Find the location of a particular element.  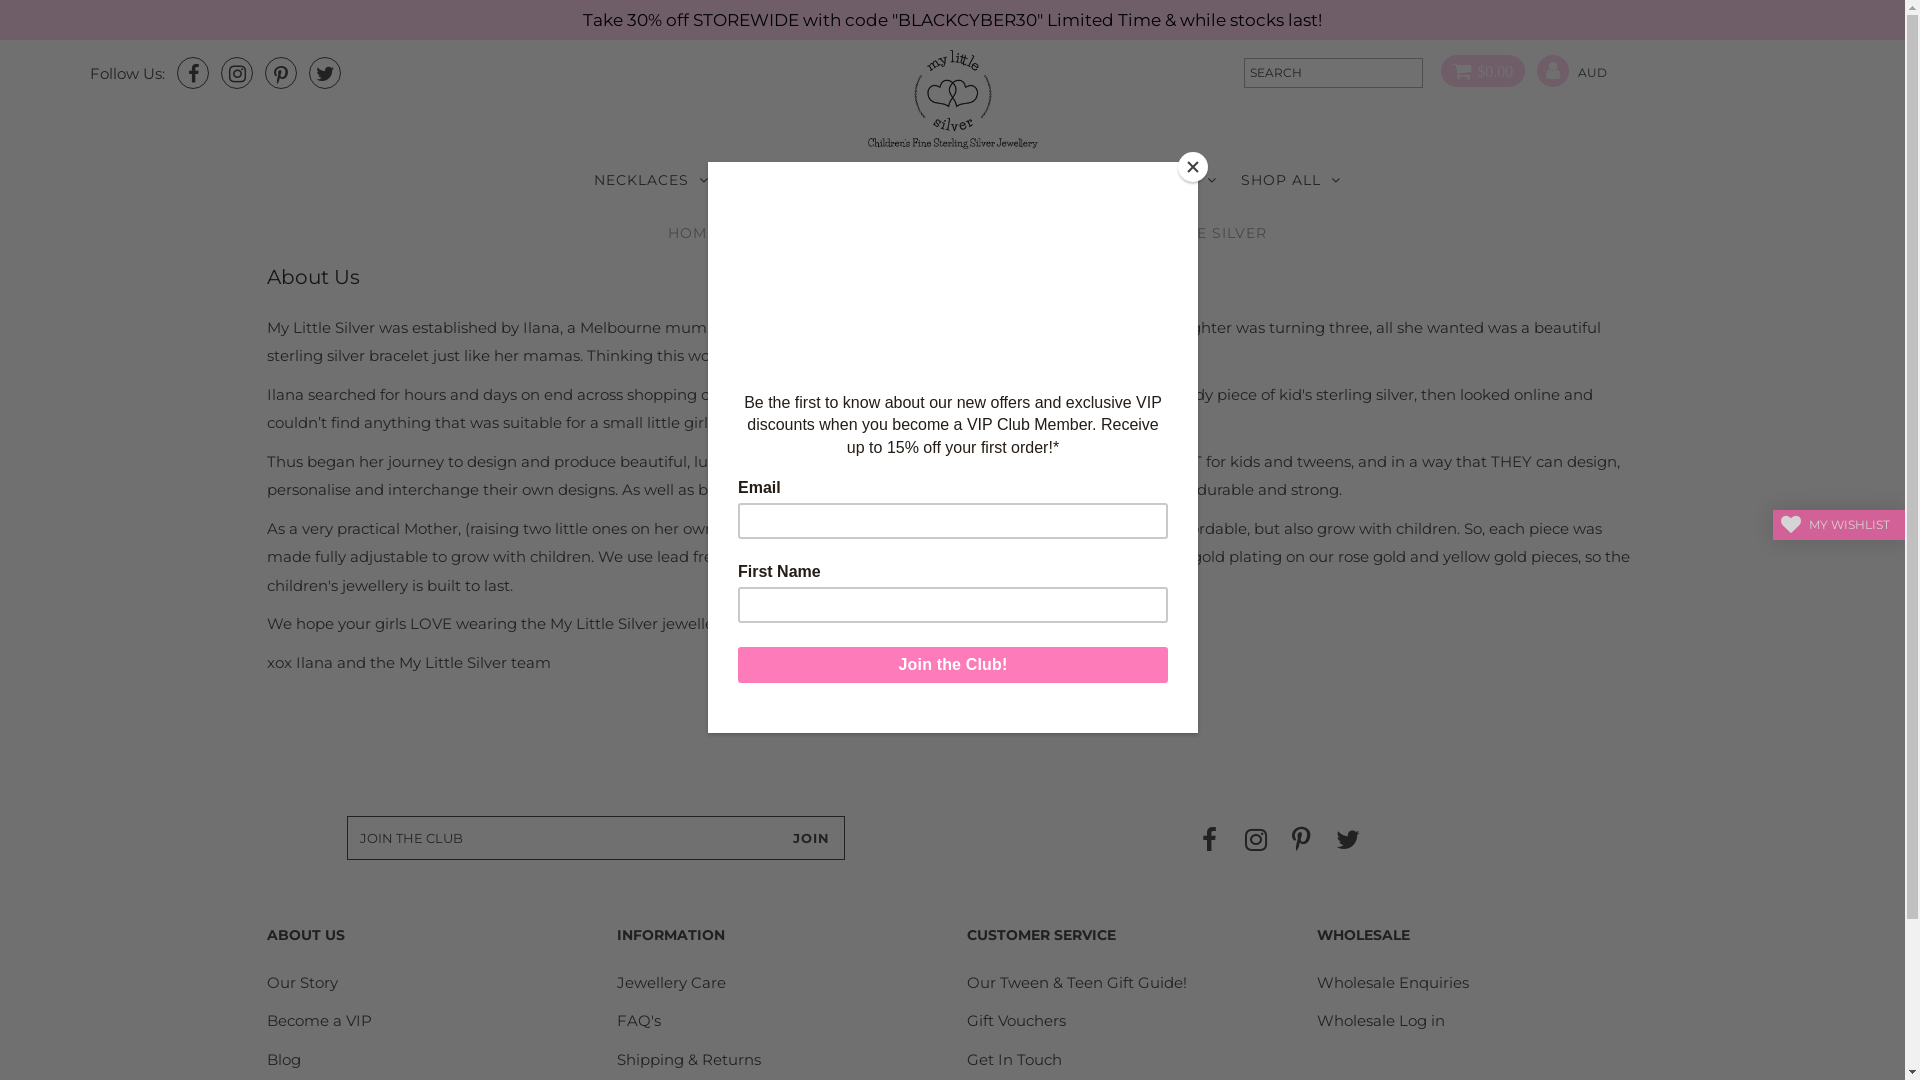

'Become a VIP' is located at coordinates (318, 1020).